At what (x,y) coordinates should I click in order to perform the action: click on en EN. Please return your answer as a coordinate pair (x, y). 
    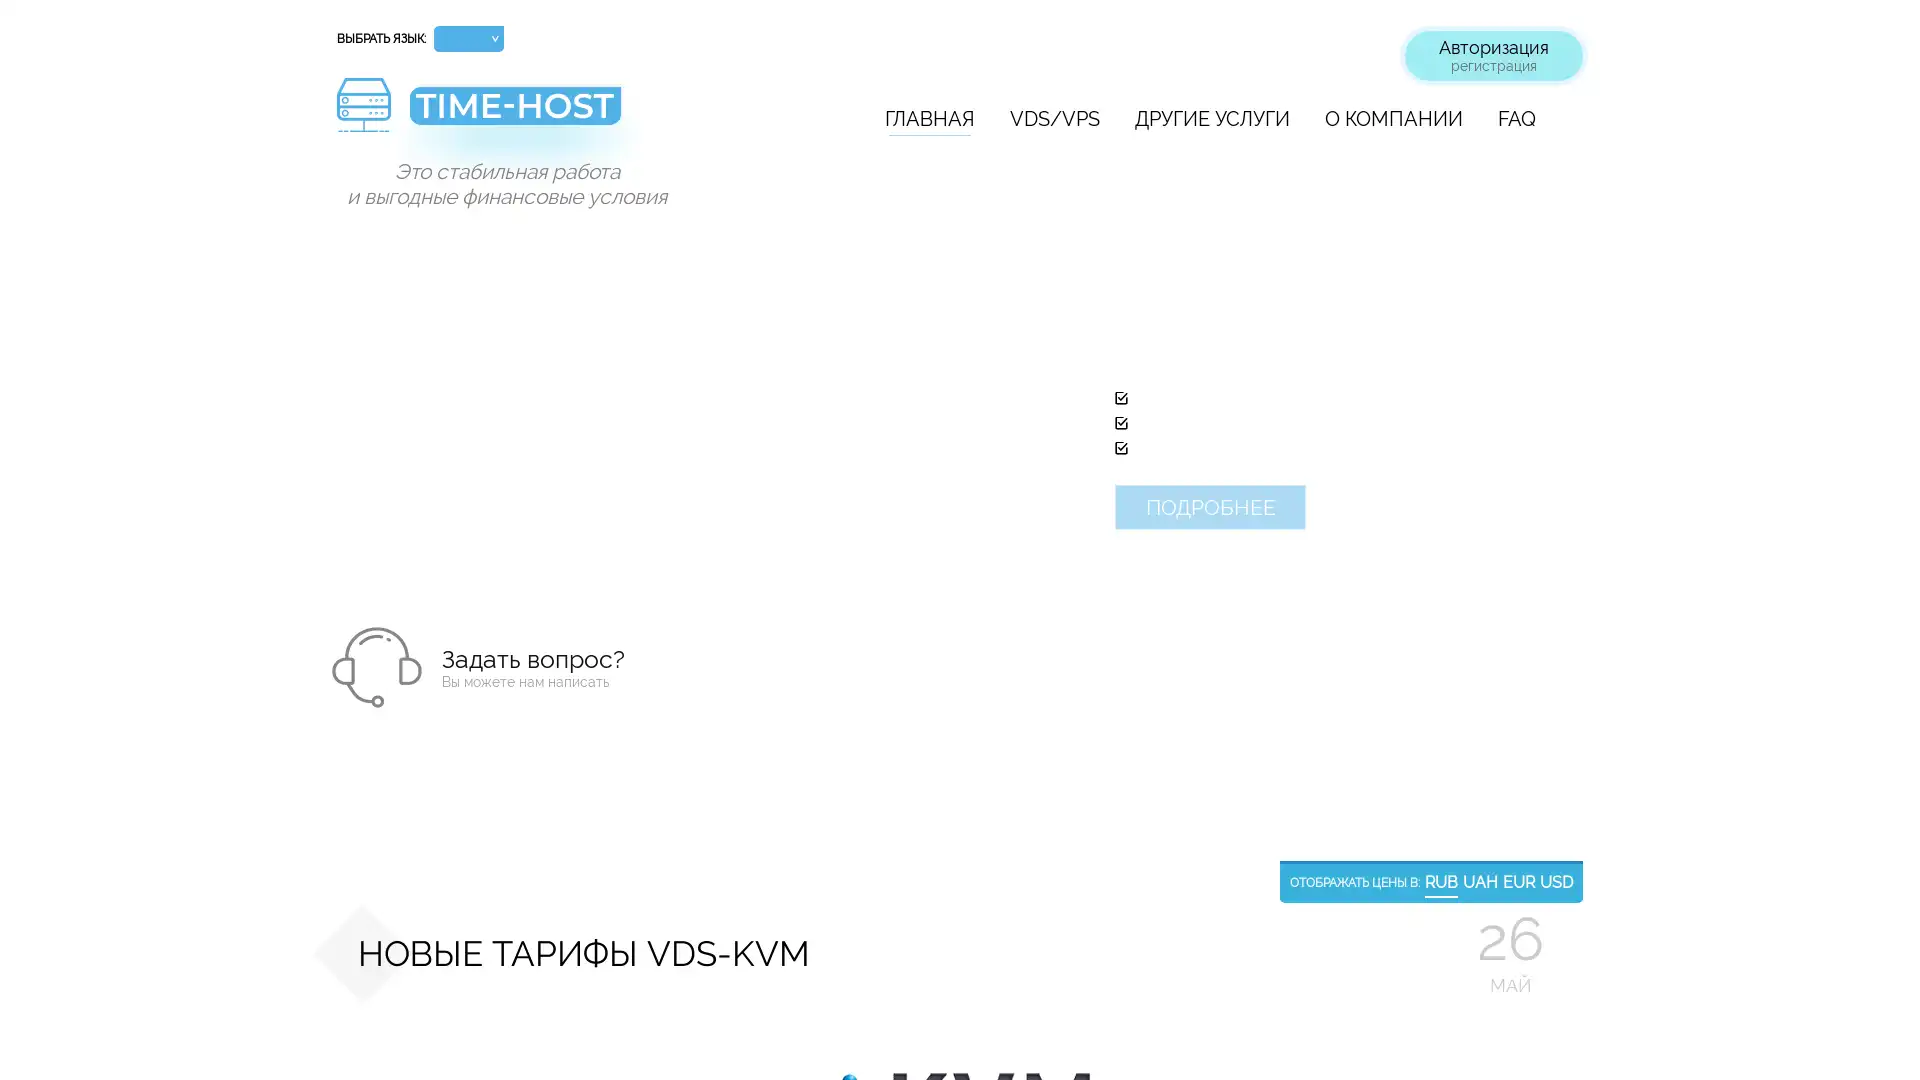
    Looking at the image, I should click on (468, 91).